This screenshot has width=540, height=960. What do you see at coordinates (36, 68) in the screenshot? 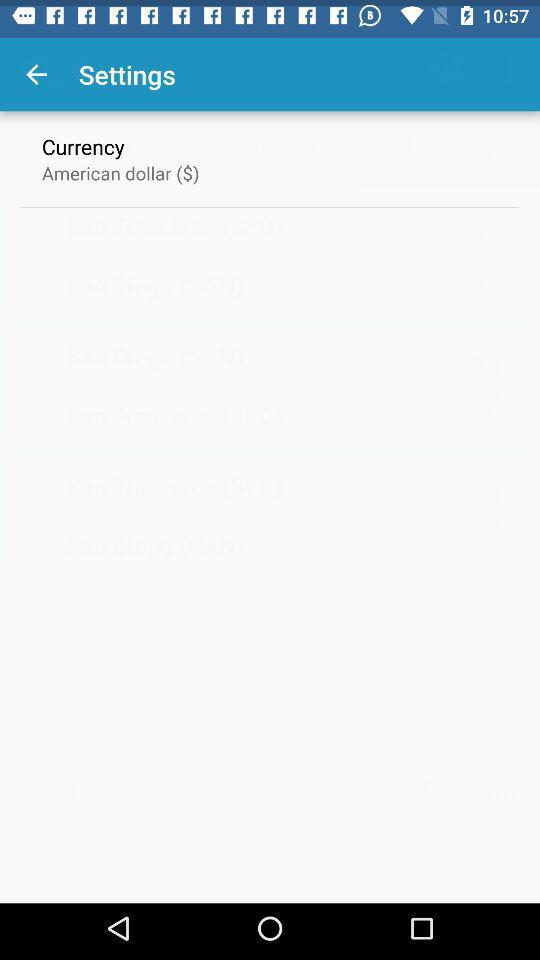
I see `item to the left of settings app` at bounding box center [36, 68].